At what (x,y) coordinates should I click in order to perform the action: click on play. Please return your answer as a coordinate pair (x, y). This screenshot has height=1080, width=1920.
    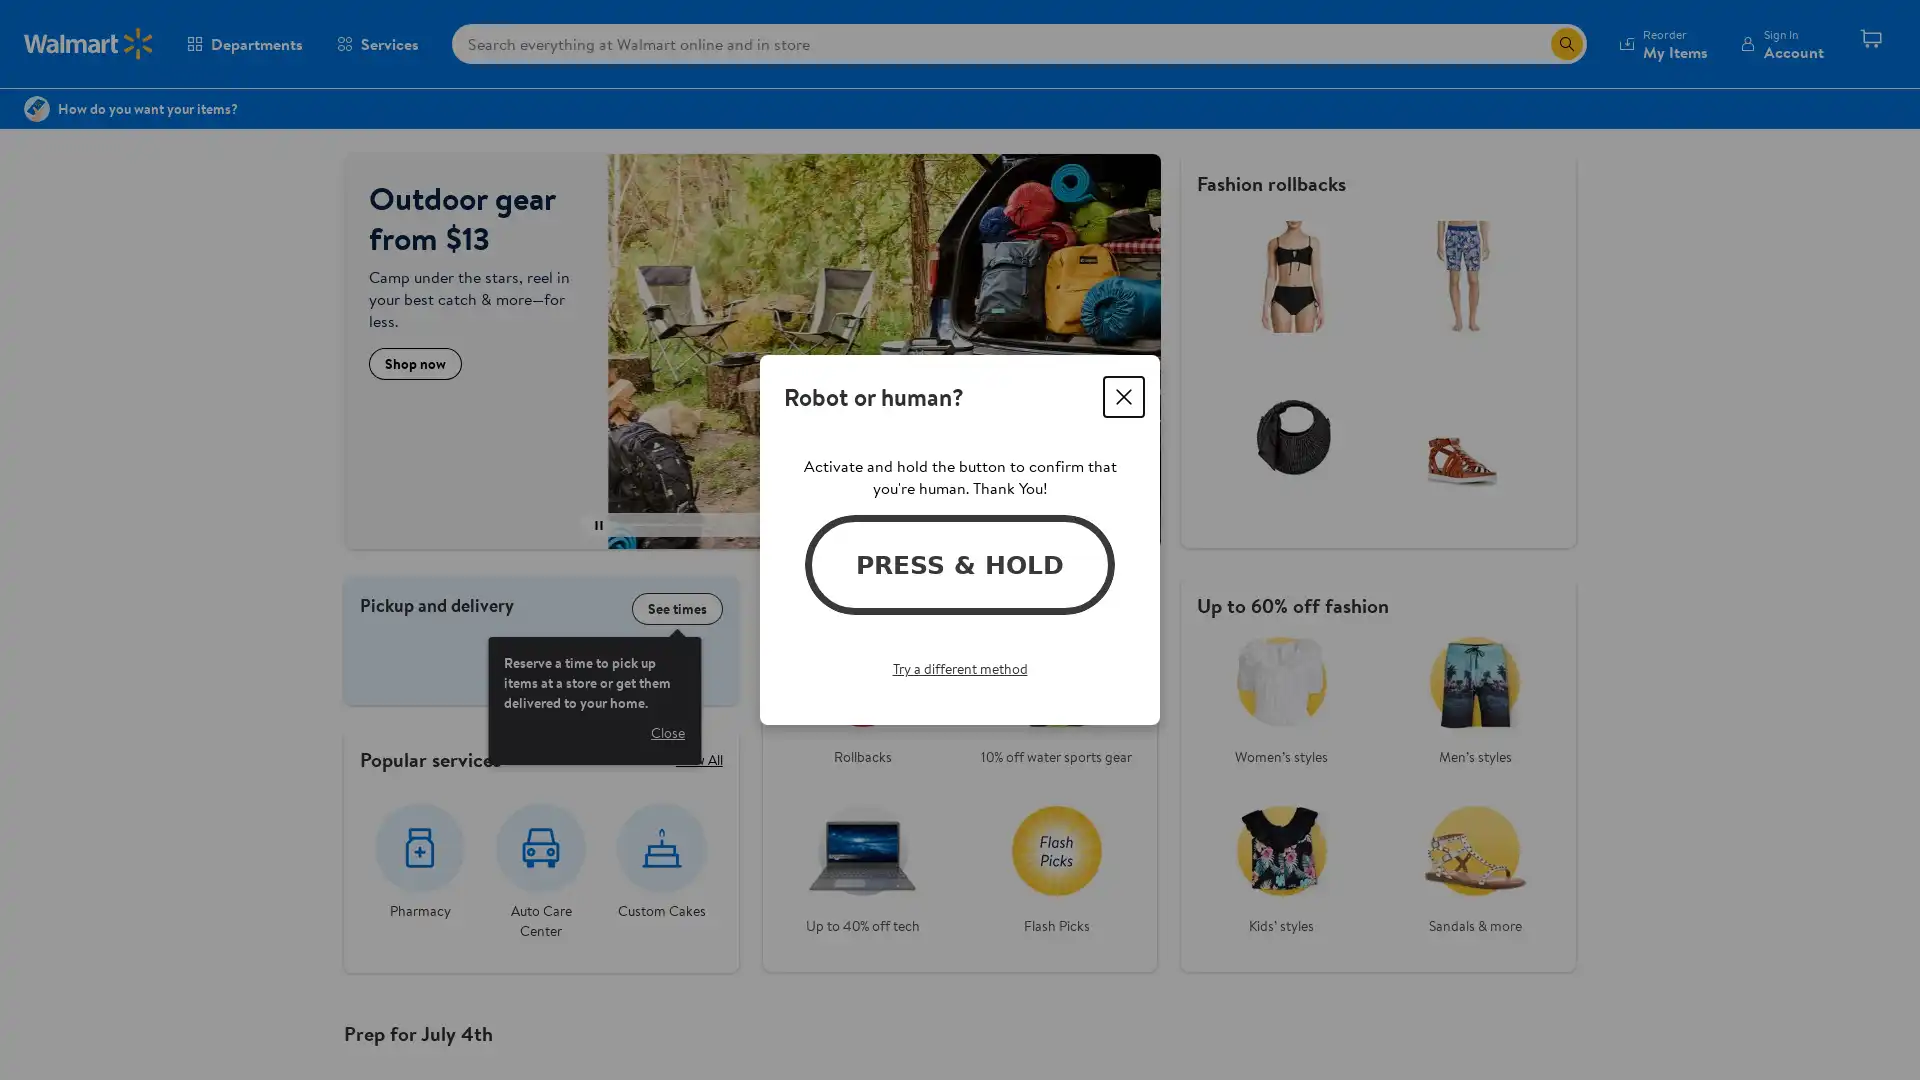
    Looking at the image, I should click on (598, 523).